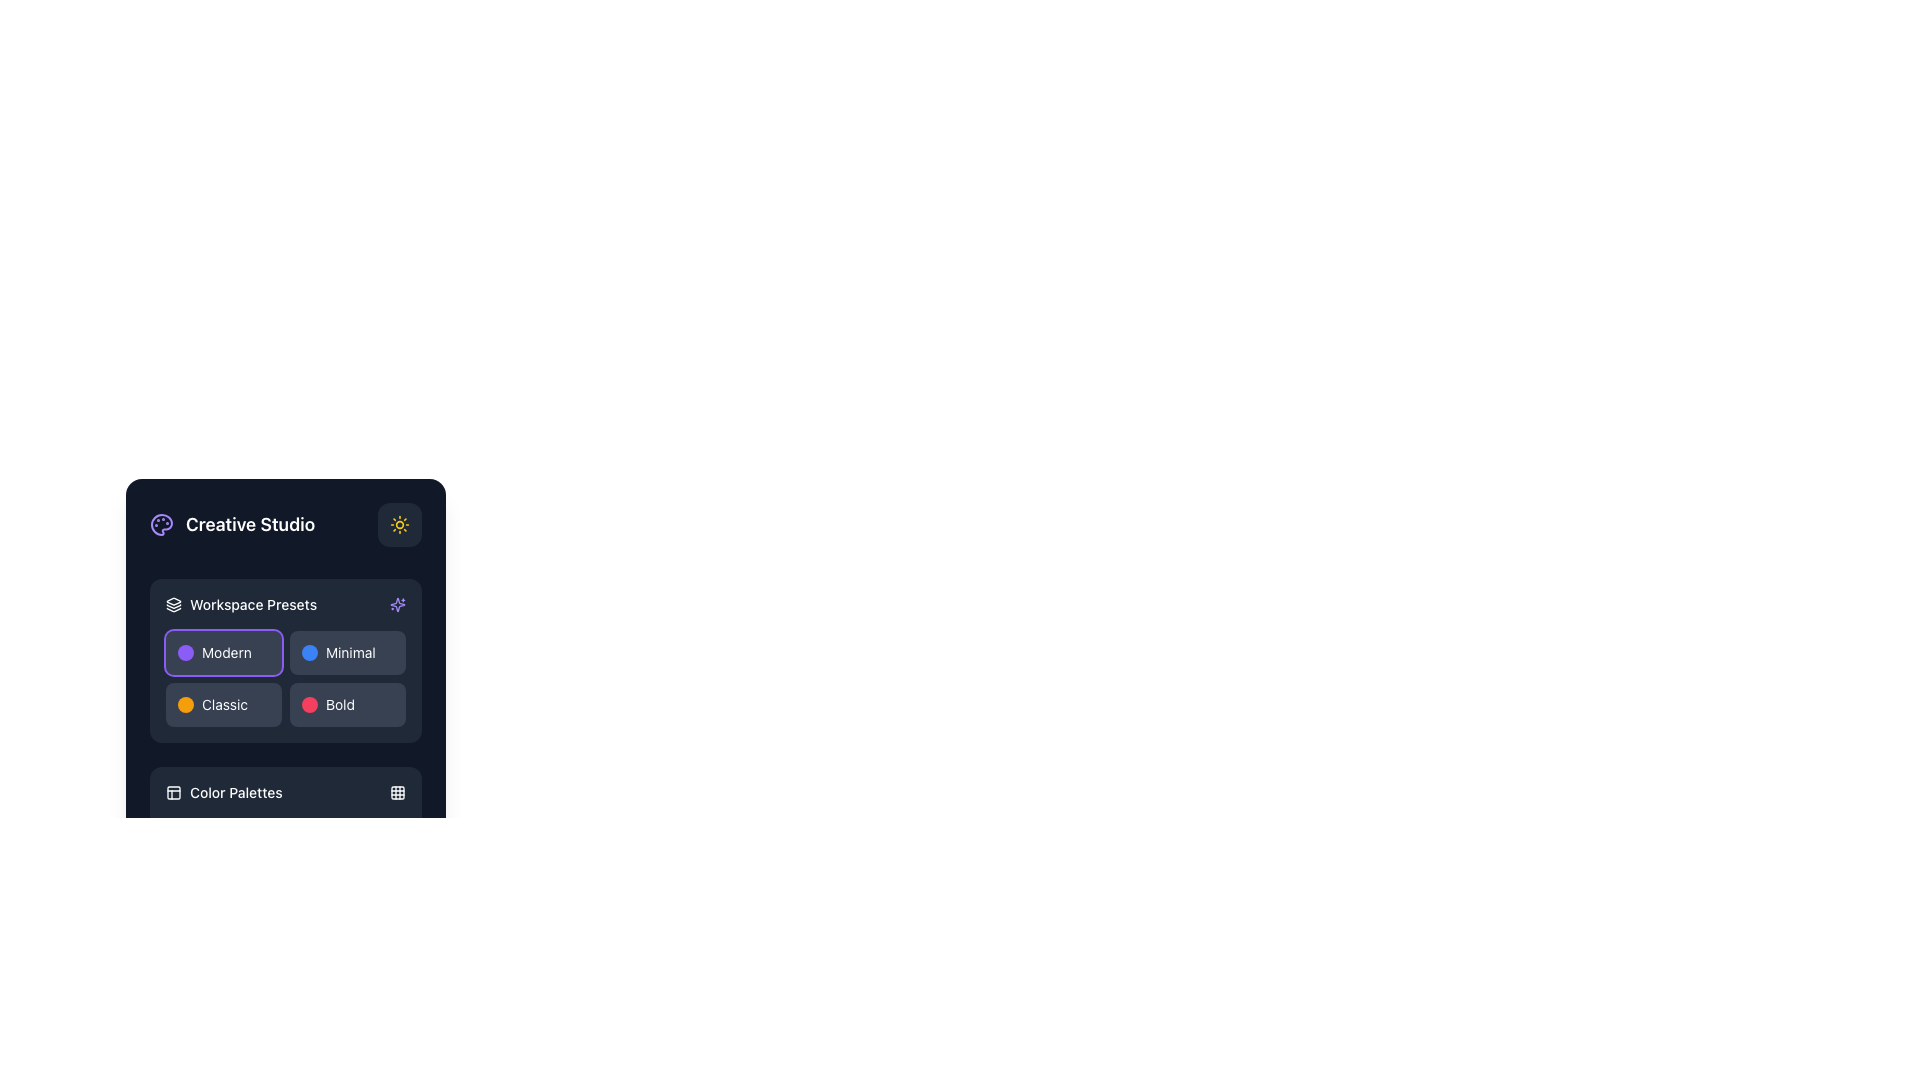 The height and width of the screenshot is (1080, 1920). I want to click on the 'Classic' workspace preset button located in the bottom-left corner of the grid layout under the 'Workspace Presets' section, so click(224, 704).